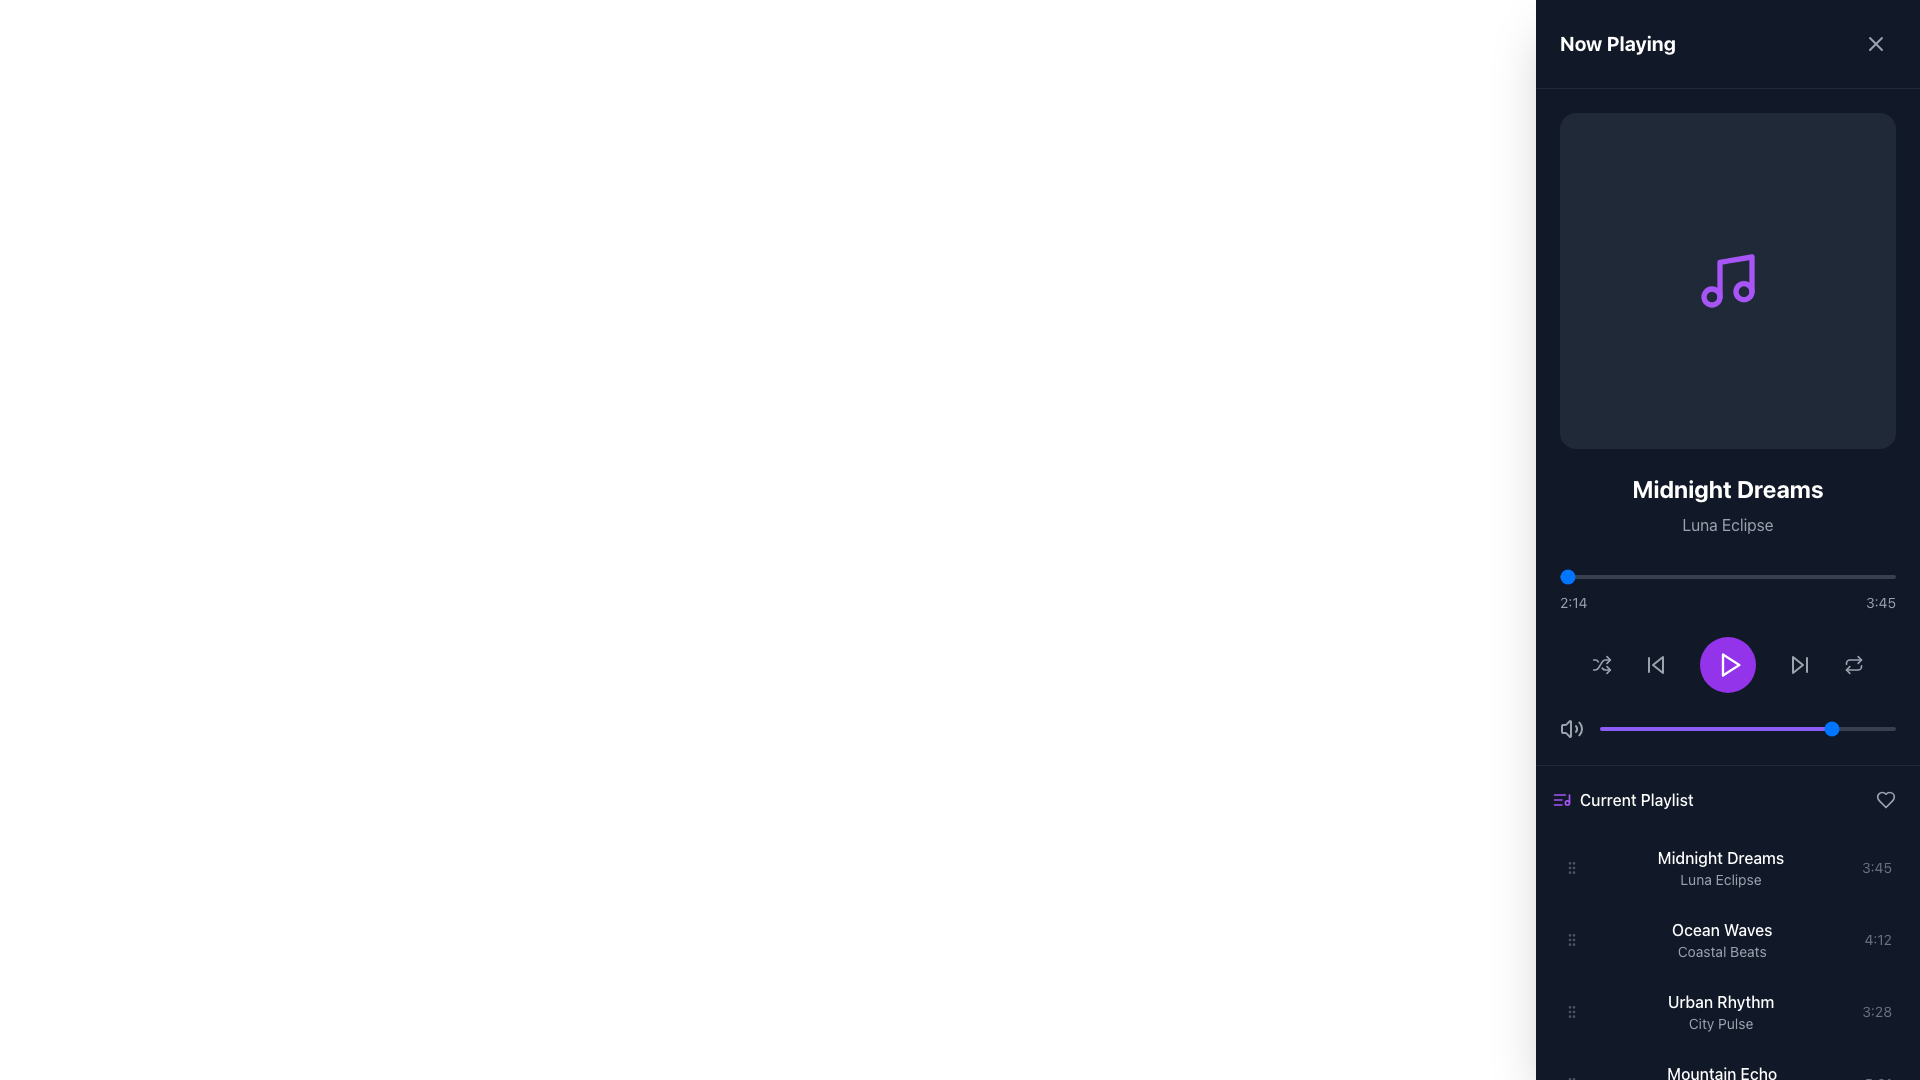  What do you see at coordinates (1727, 281) in the screenshot?
I see `the music playback icon located in the upper right quadrant of the application interface, which serves as a decorative indicator for current media playback` at bounding box center [1727, 281].